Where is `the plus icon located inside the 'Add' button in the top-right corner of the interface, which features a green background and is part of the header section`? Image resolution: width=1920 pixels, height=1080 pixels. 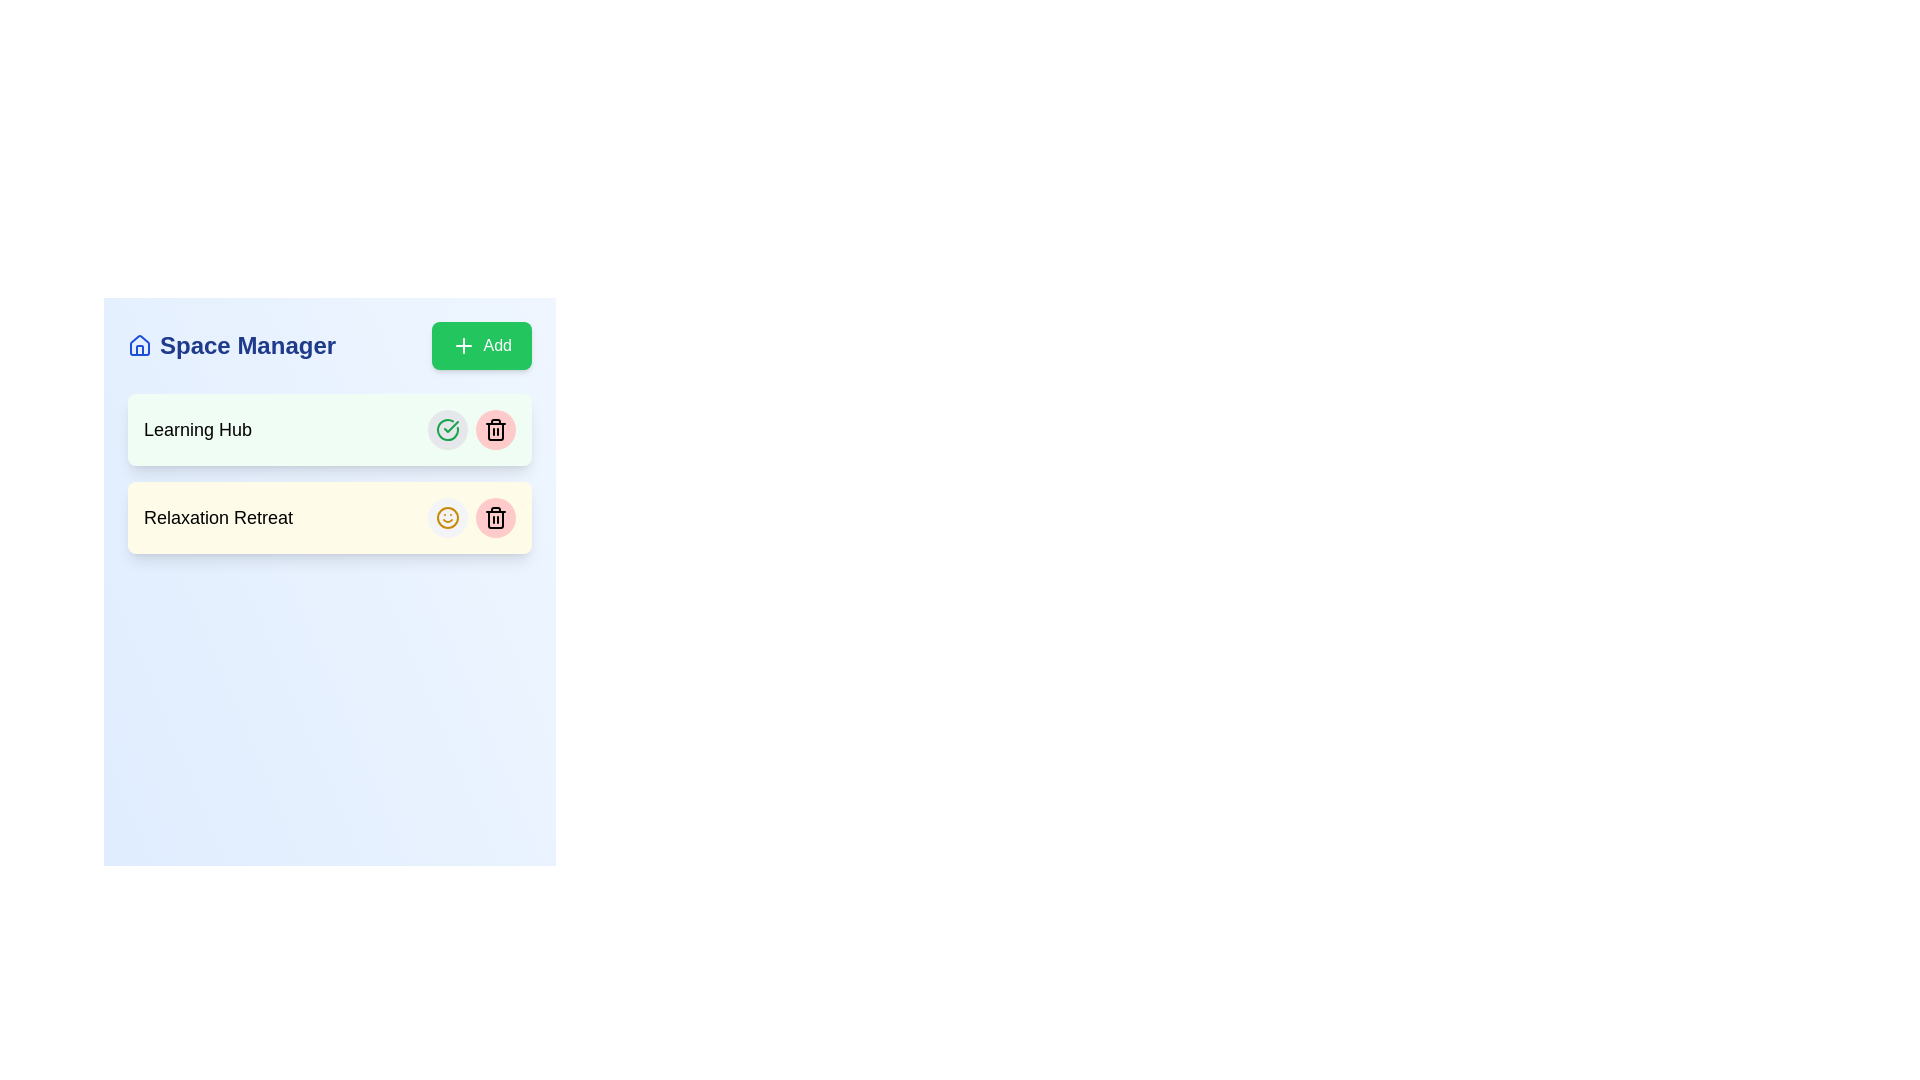 the plus icon located inside the 'Add' button in the top-right corner of the interface, which features a green background and is part of the header section is located at coordinates (462, 345).